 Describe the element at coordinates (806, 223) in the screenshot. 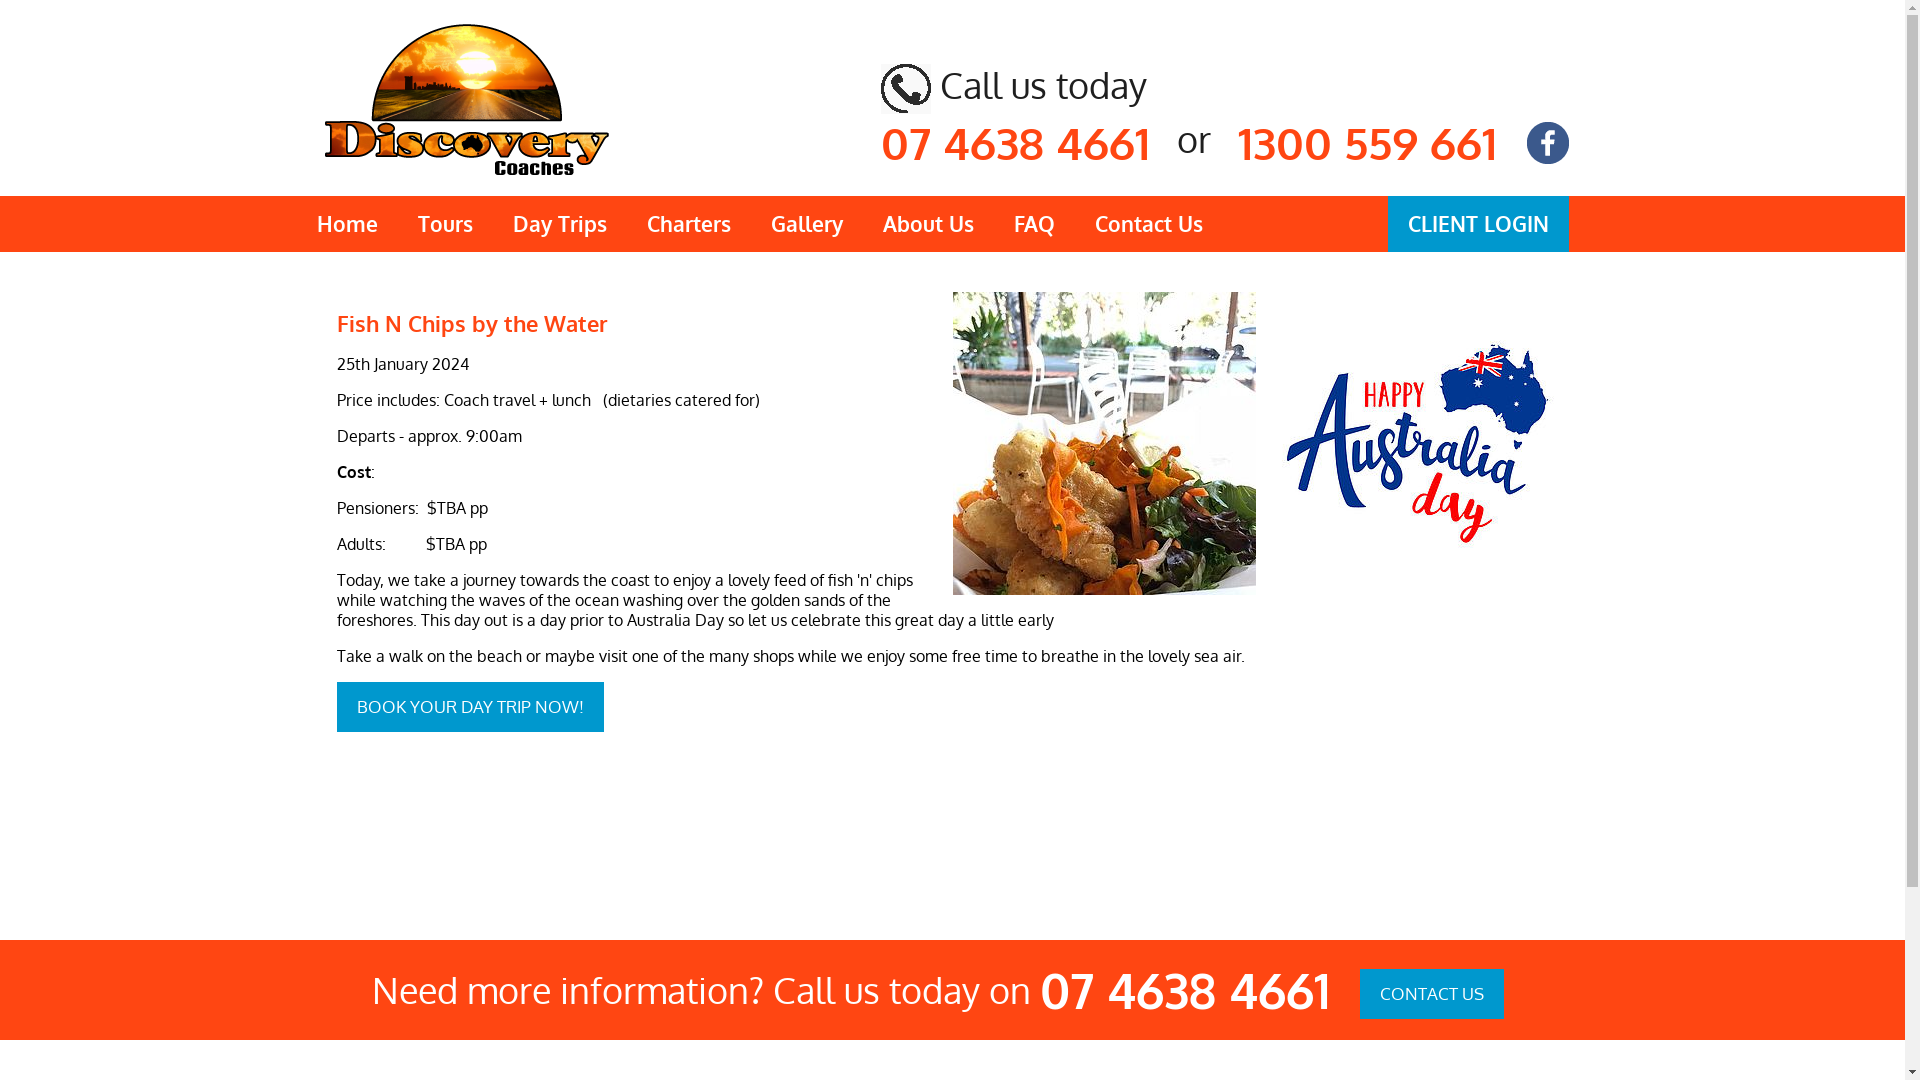

I see `'Gallery'` at that location.